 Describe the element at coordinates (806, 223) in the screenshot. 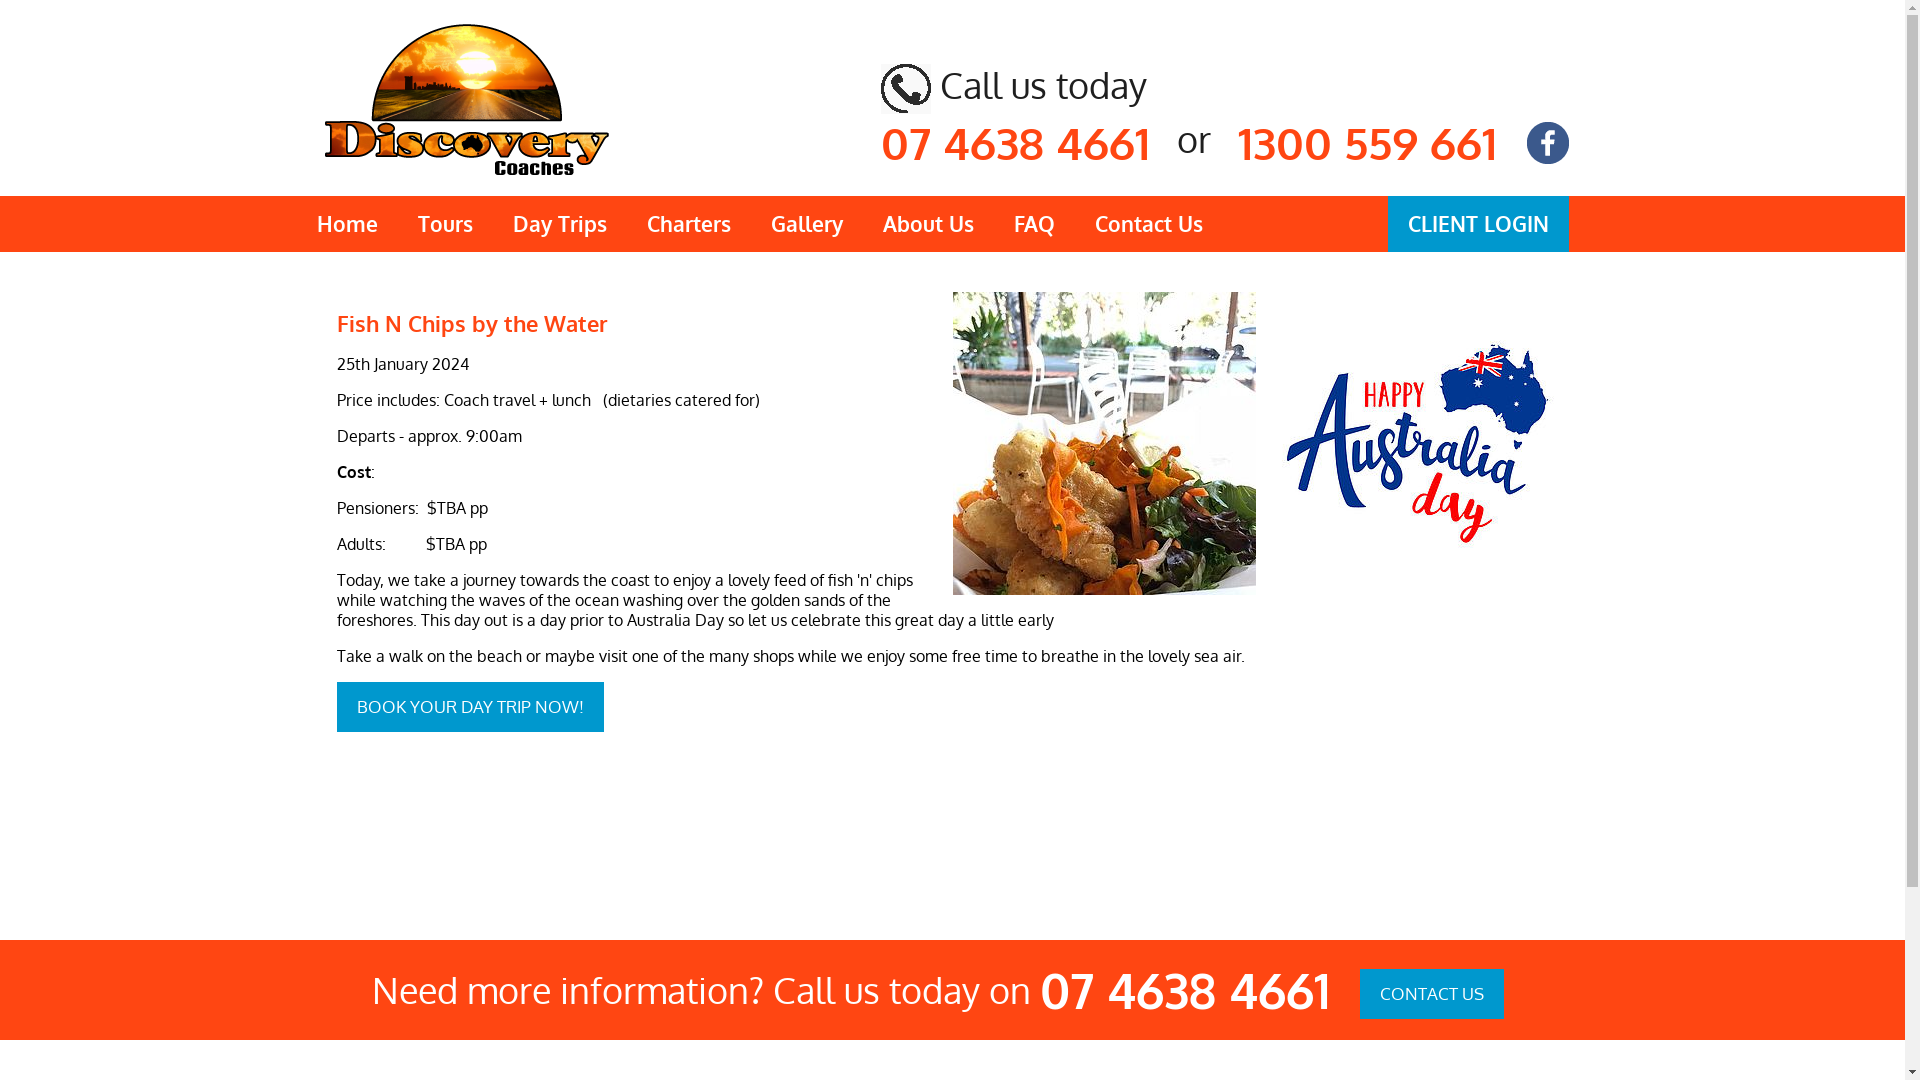

I see `'Gallery'` at that location.